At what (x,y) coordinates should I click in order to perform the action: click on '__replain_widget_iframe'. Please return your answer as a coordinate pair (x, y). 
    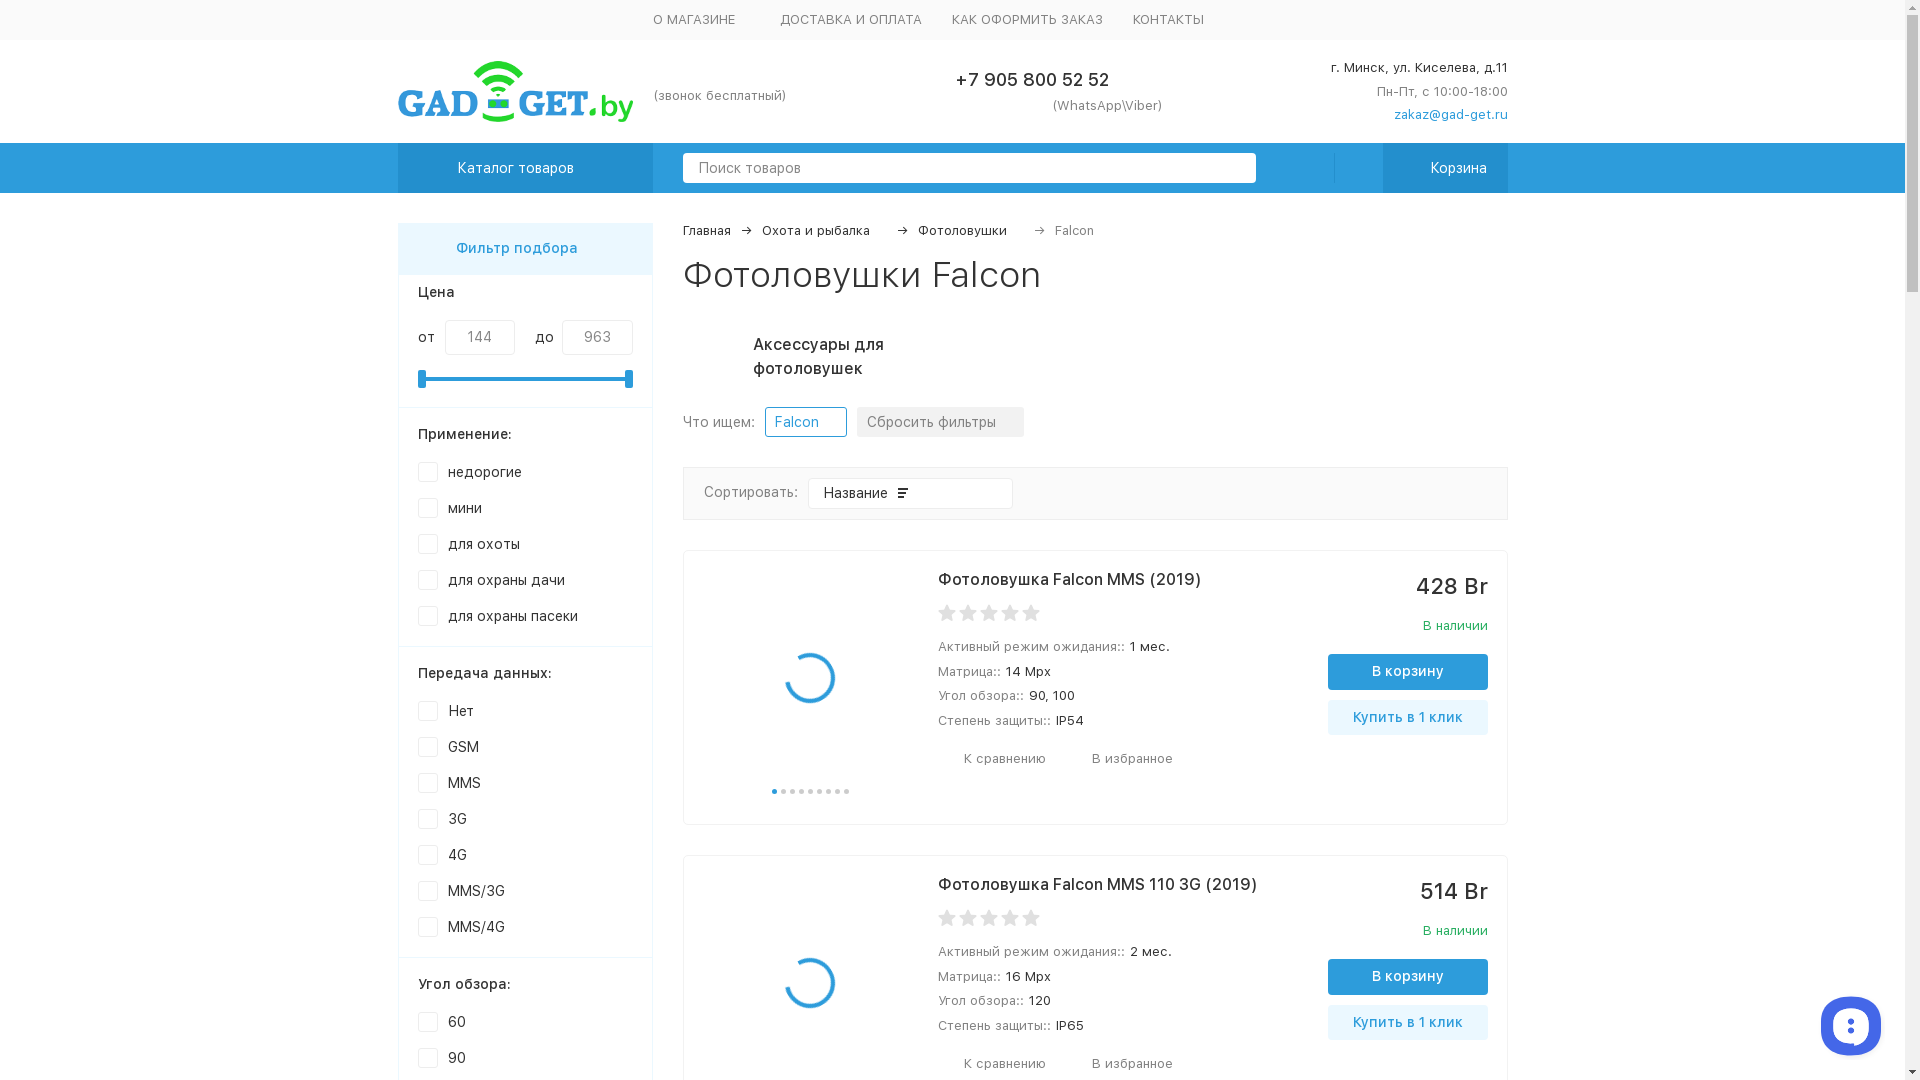
    Looking at the image, I should click on (1848, 1025).